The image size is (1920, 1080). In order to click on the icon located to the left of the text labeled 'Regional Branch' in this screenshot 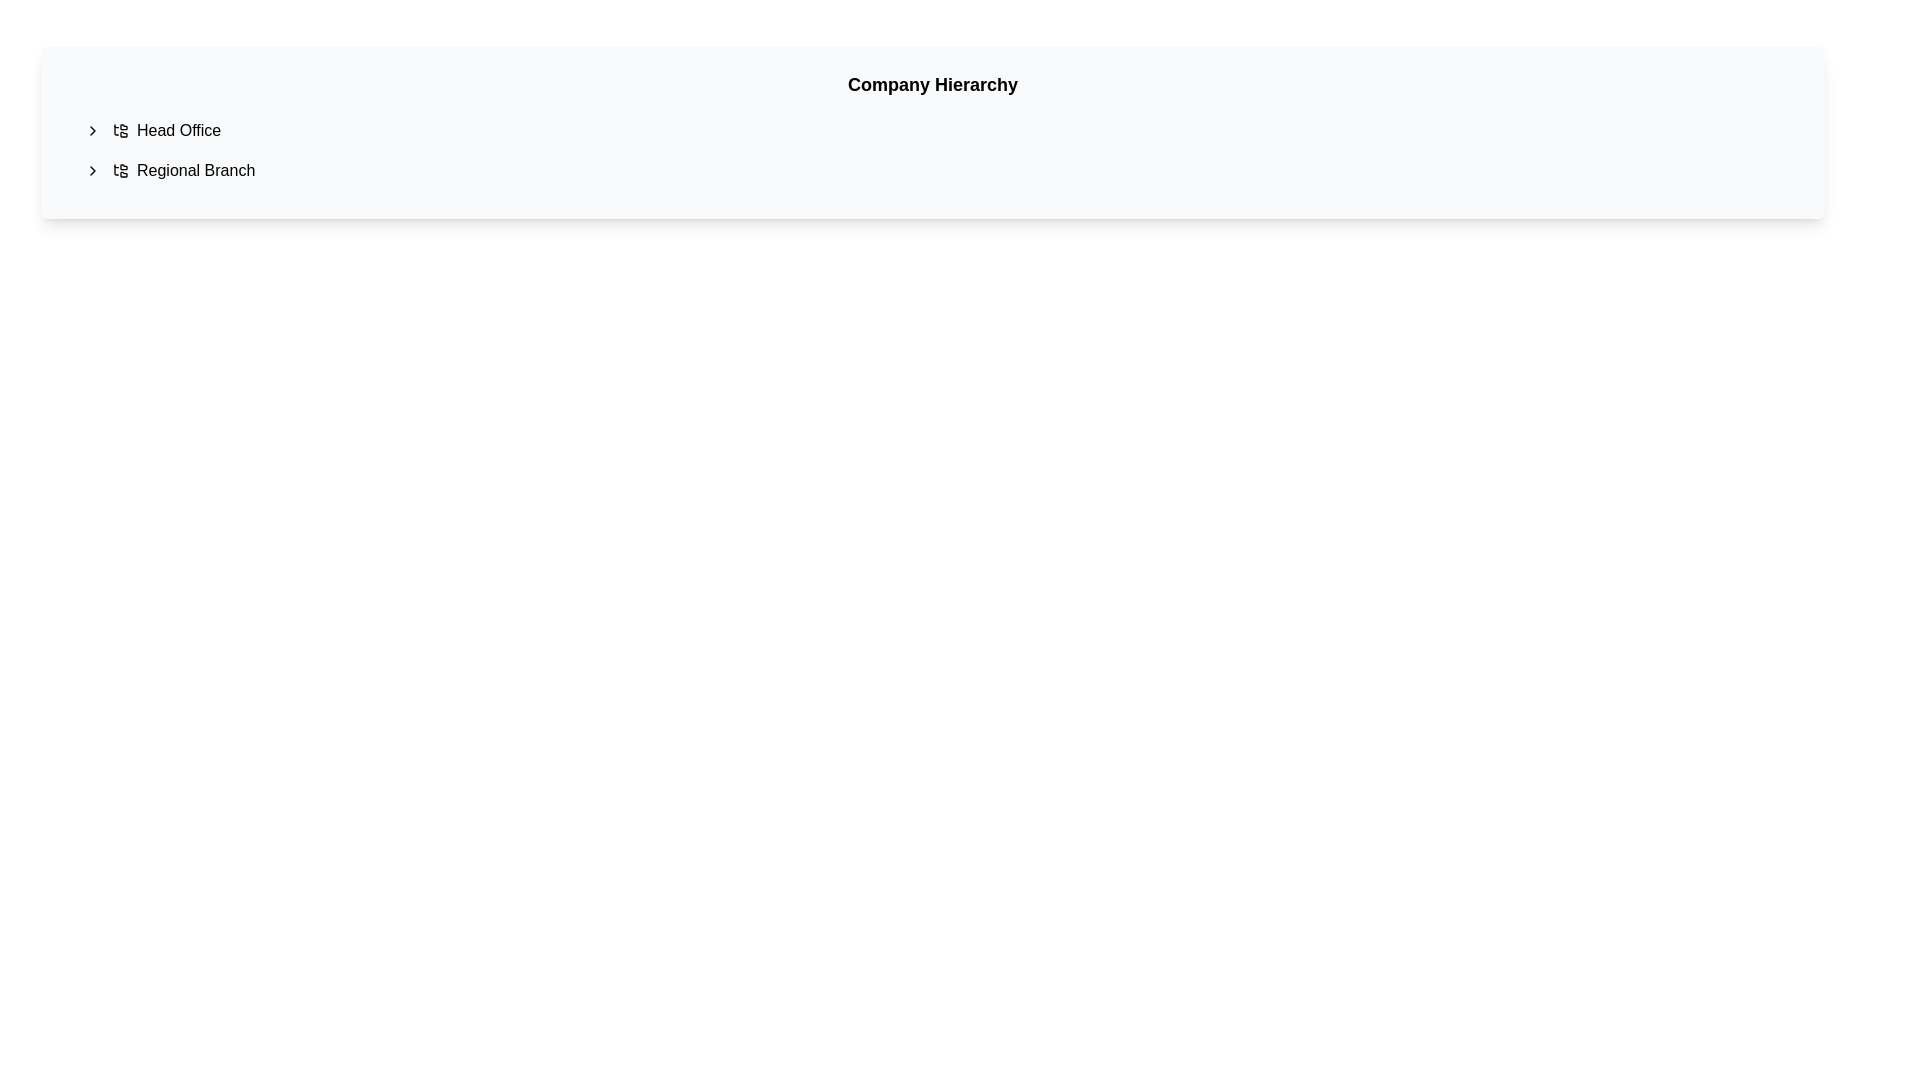, I will do `click(91, 169)`.